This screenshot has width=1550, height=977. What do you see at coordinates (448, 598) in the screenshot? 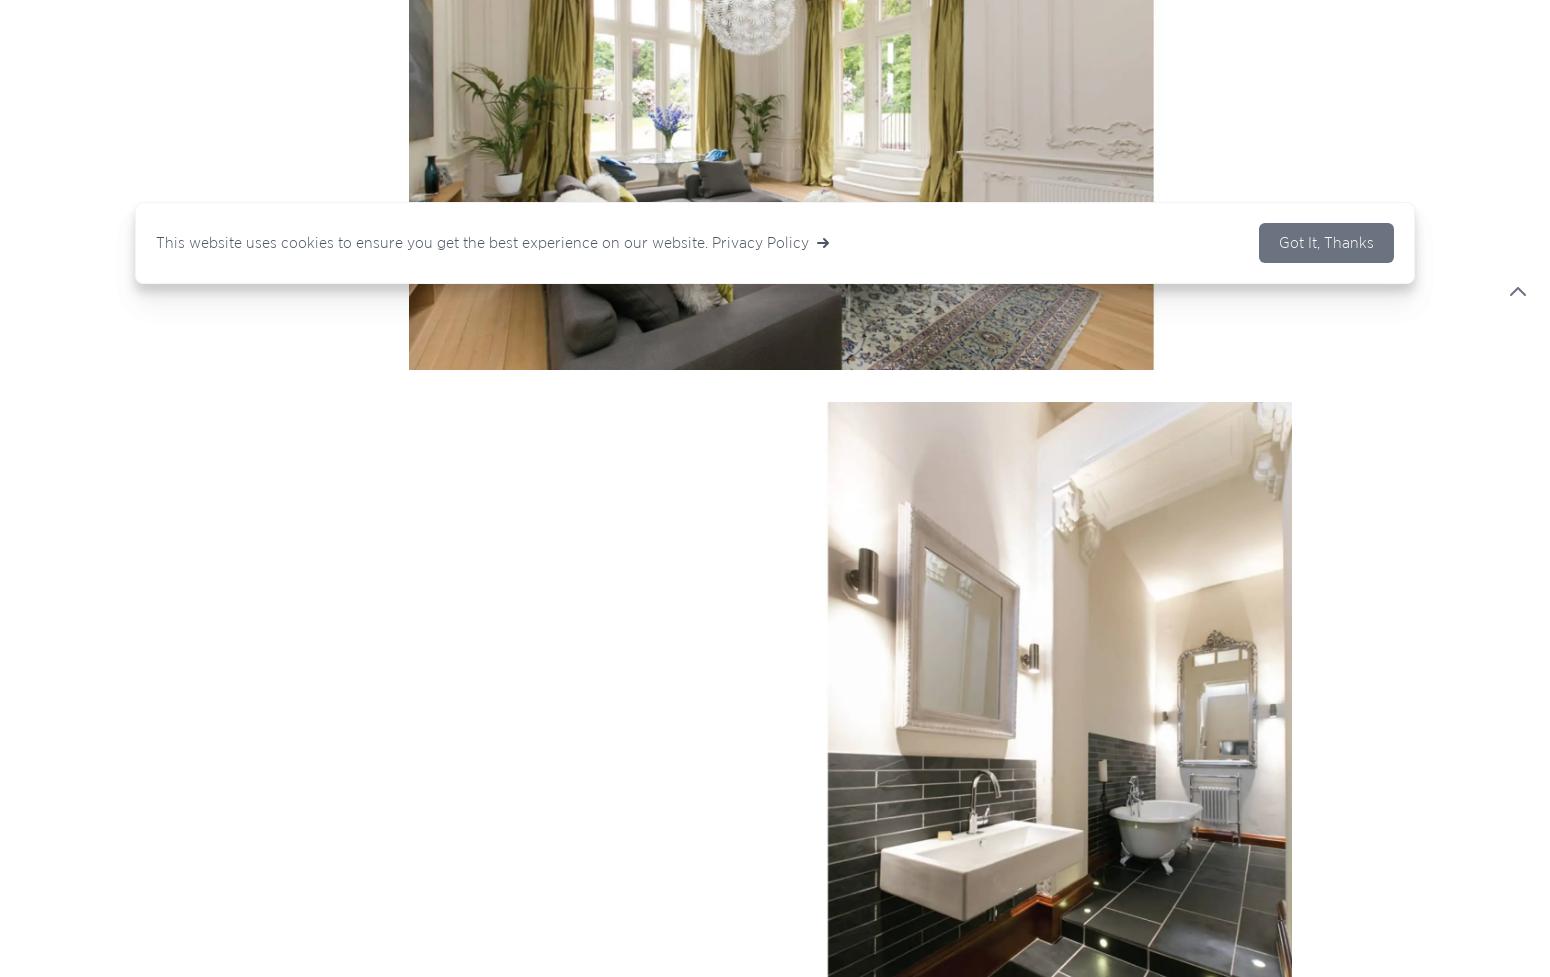
I see `'0141 959 8752'` at bounding box center [448, 598].